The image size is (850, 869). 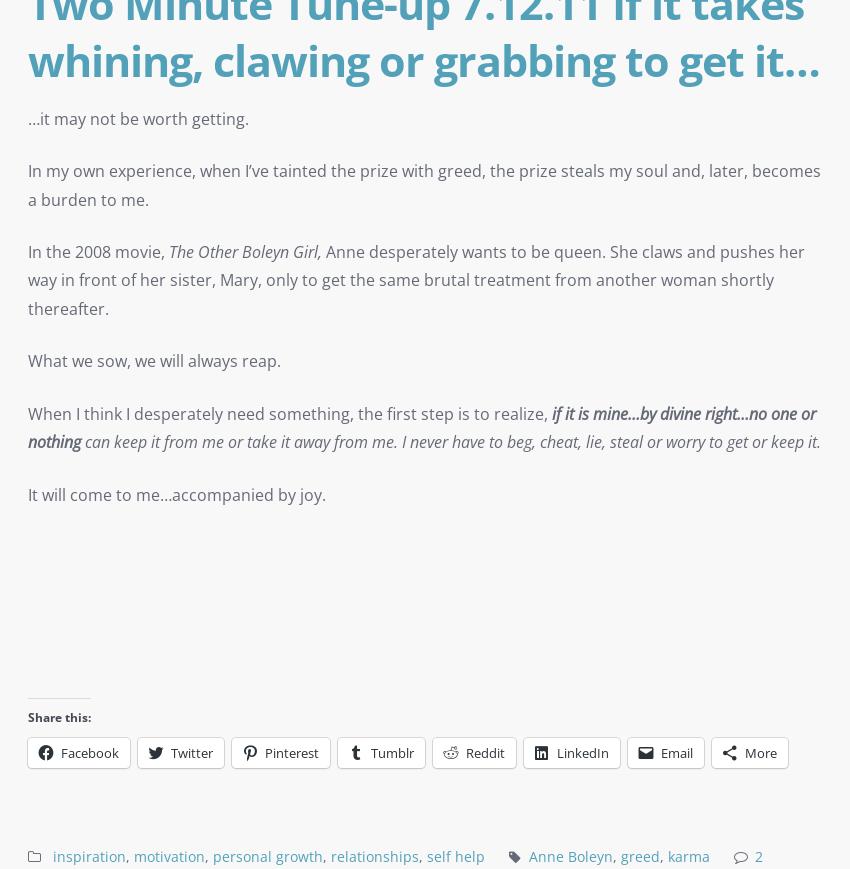 I want to click on 'self help', so click(x=425, y=855).